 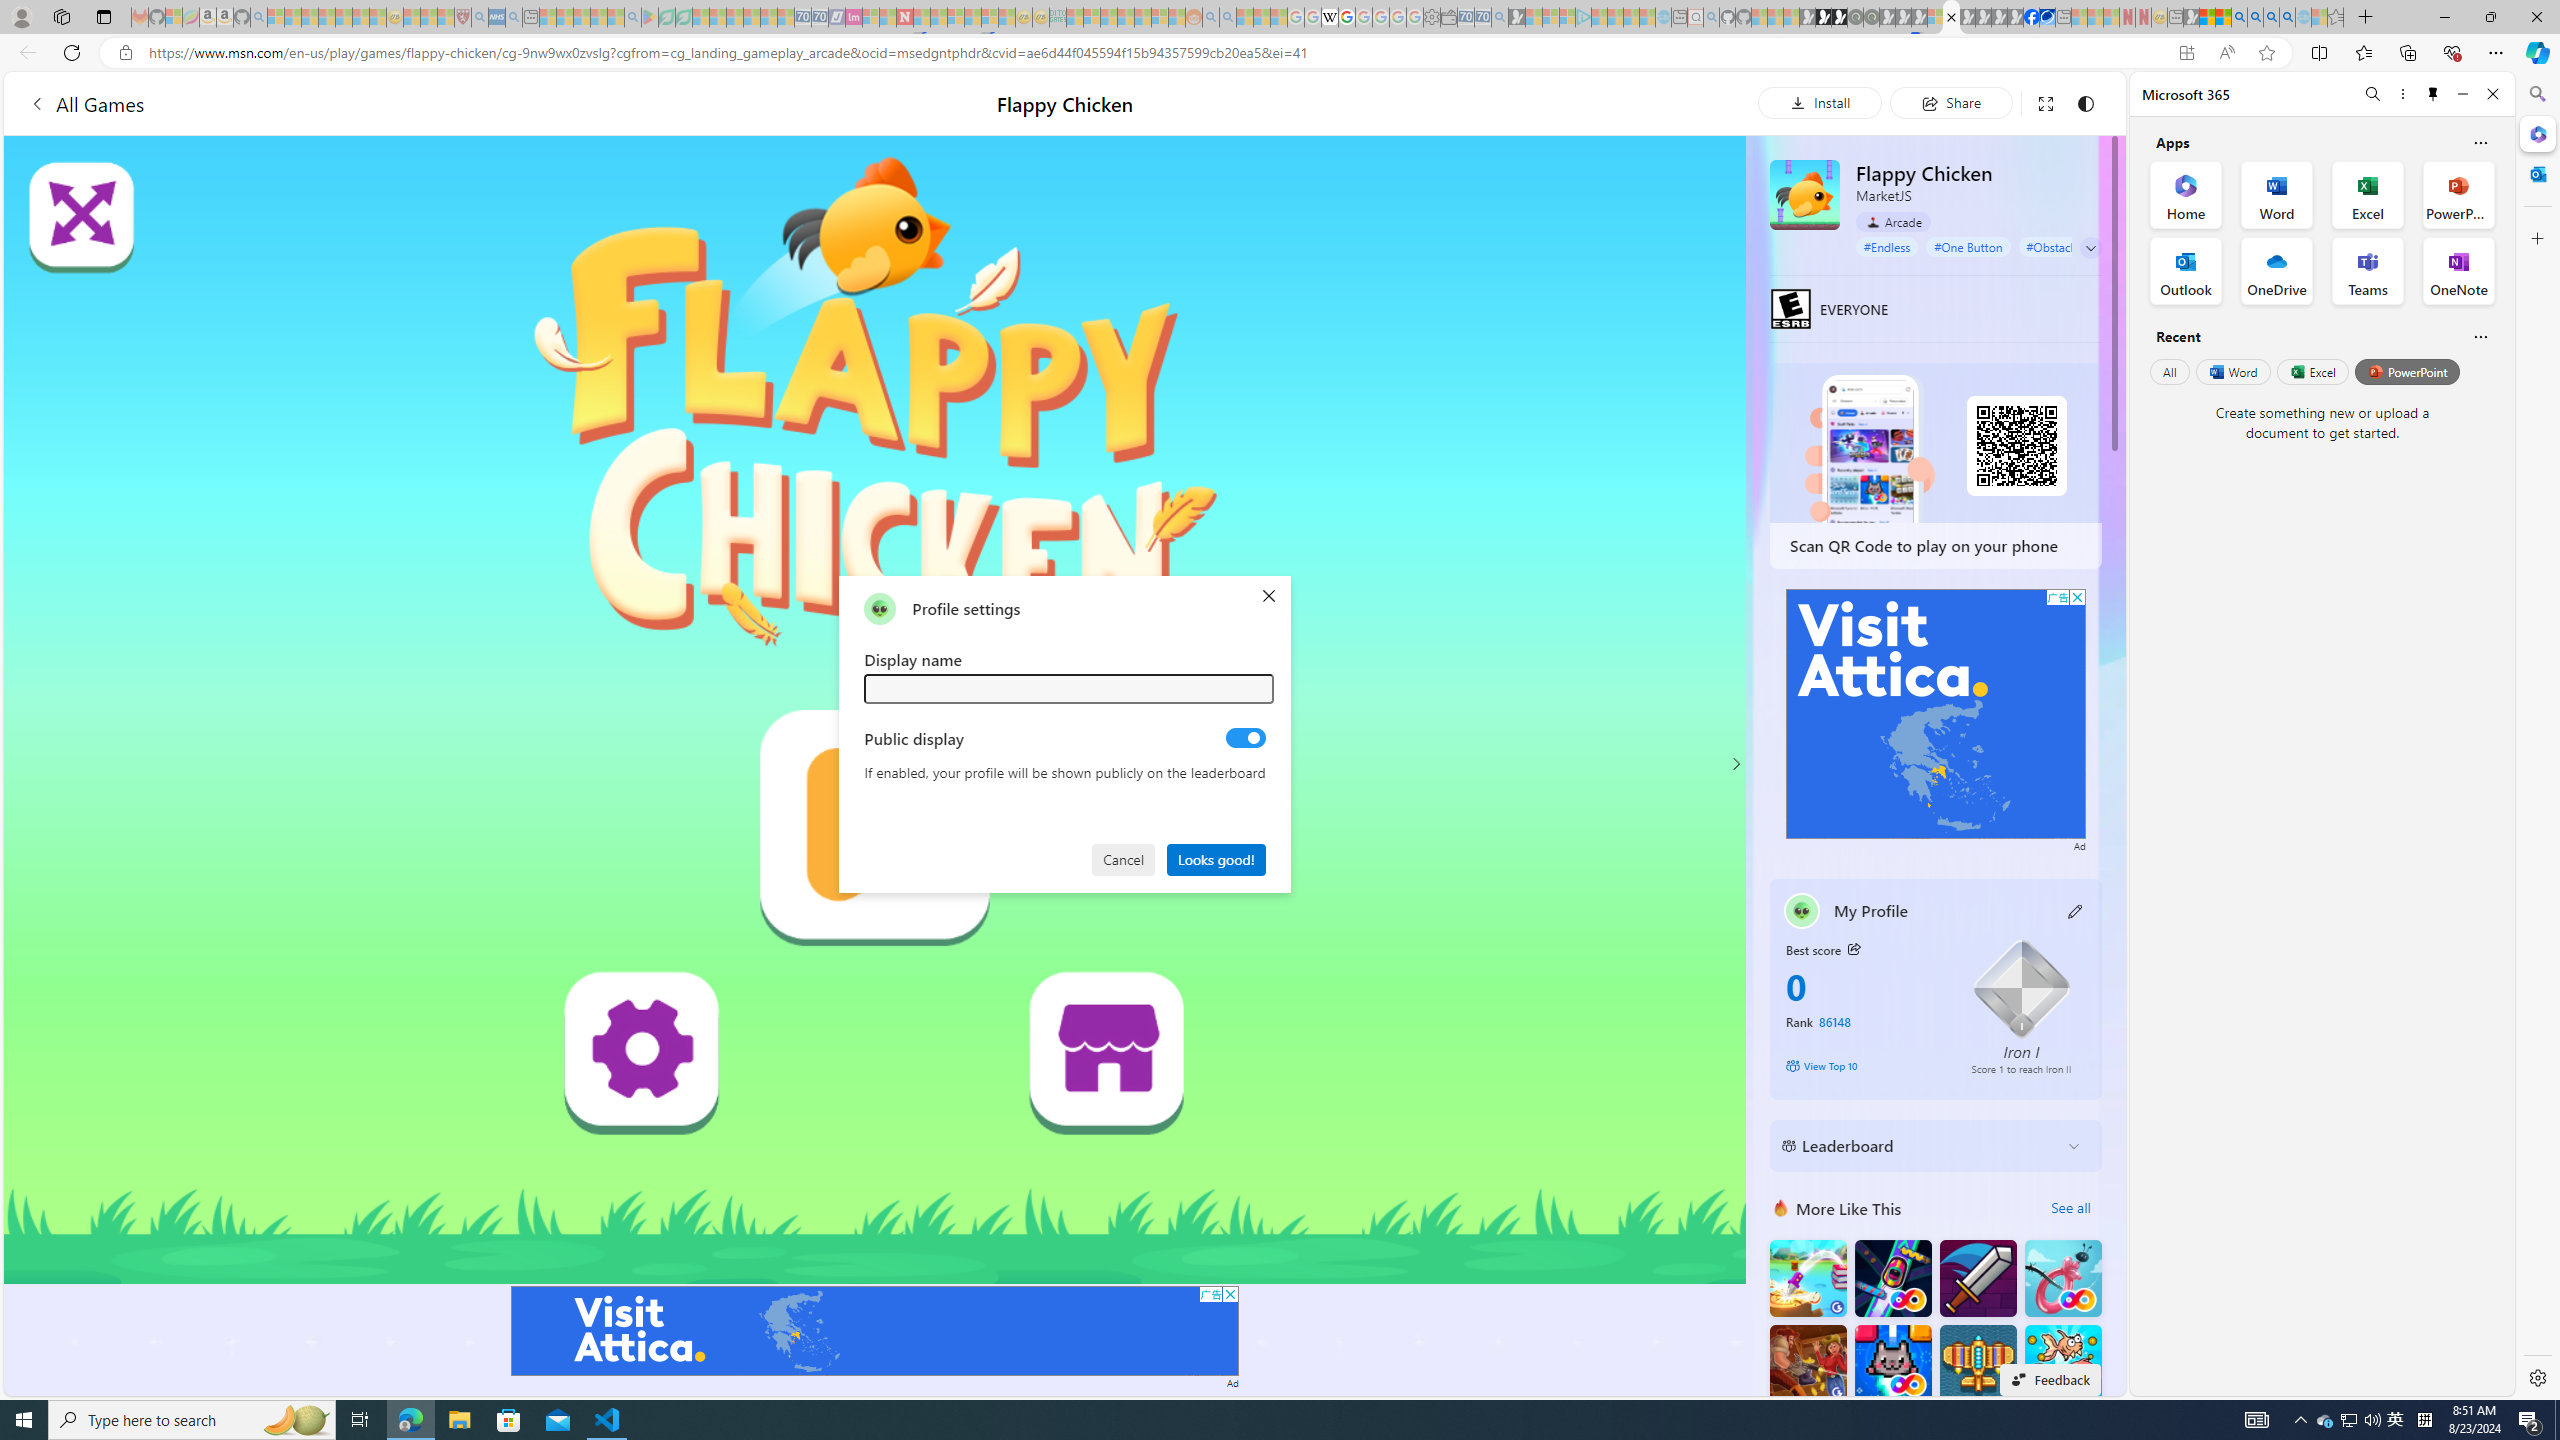 I want to click on 'Cancel', so click(x=1125, y=857).